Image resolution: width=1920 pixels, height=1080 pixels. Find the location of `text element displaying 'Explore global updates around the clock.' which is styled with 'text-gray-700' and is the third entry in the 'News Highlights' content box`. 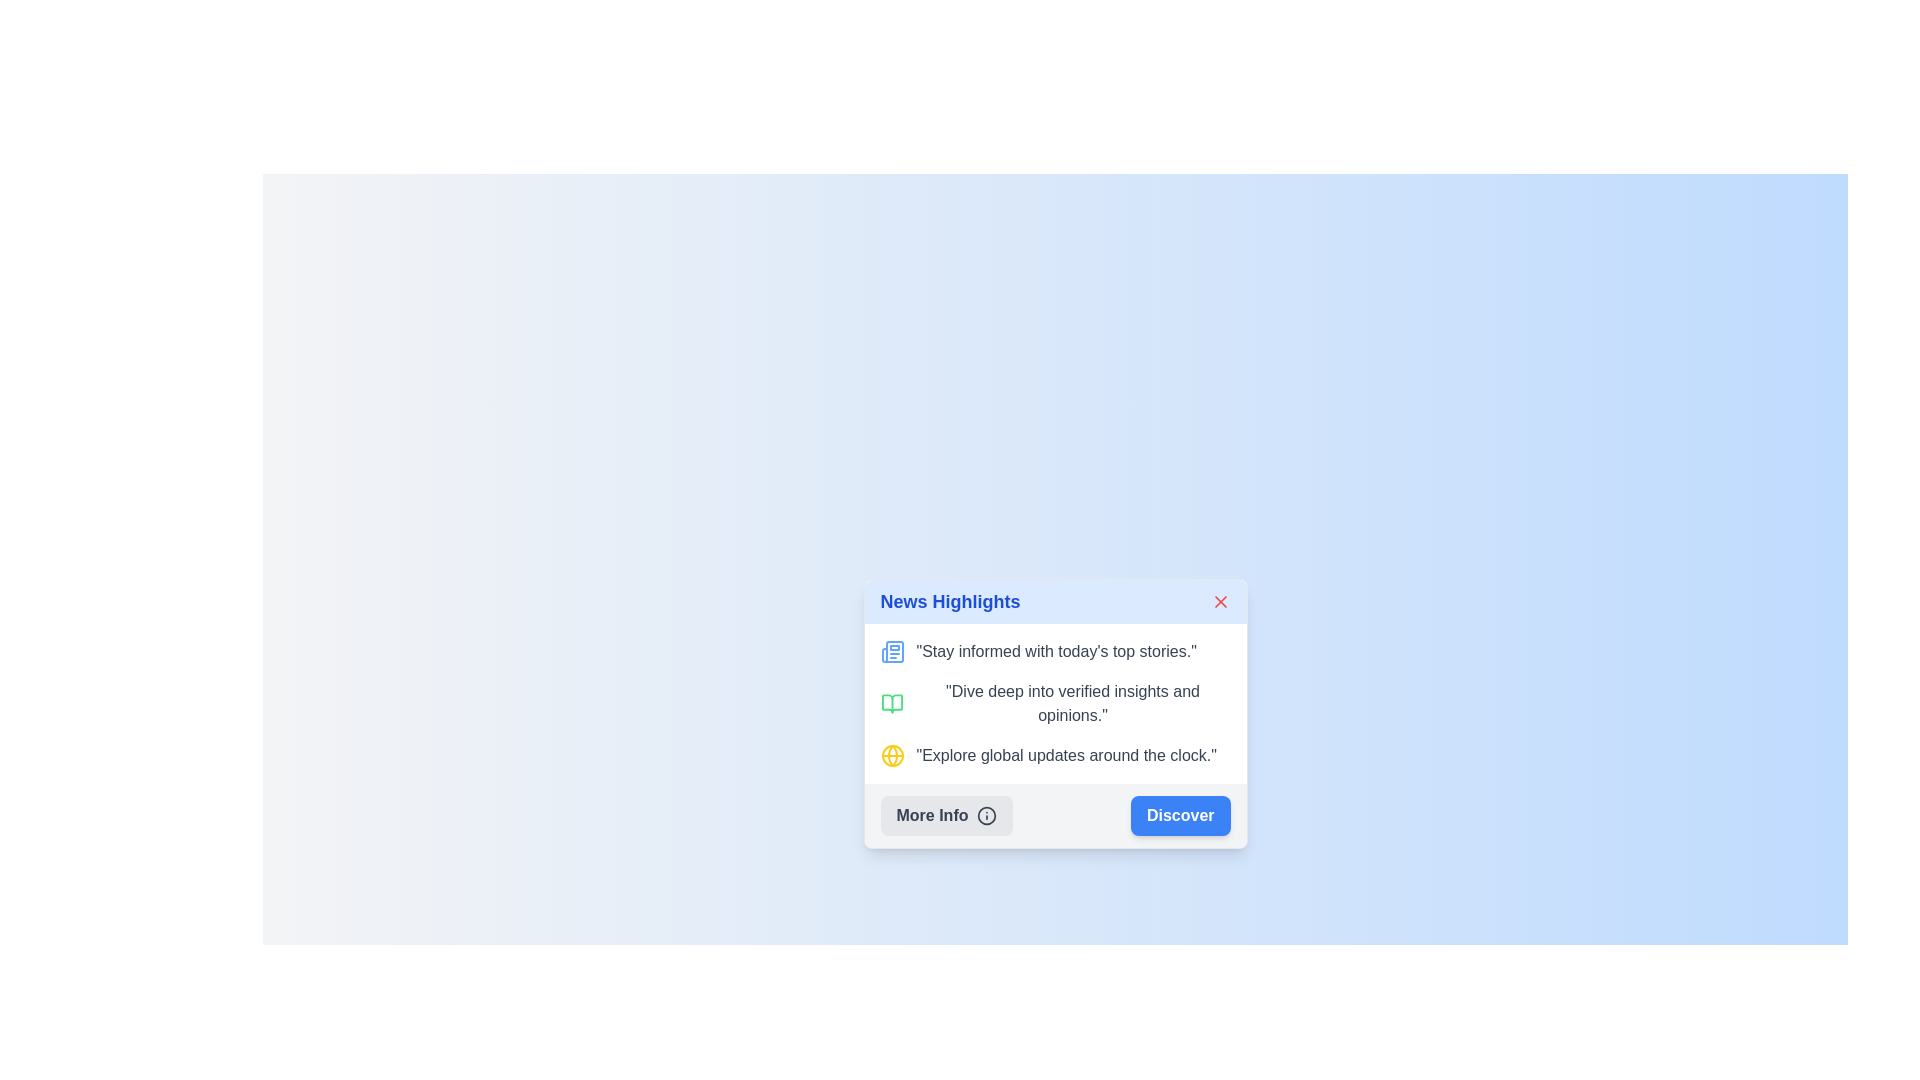

text element displaying 'Explore global updates around the clock.' which is styled with 'text-gray-700' and is the third entry in the 'News Highlights' content box is located at coordinates (1065, 756).